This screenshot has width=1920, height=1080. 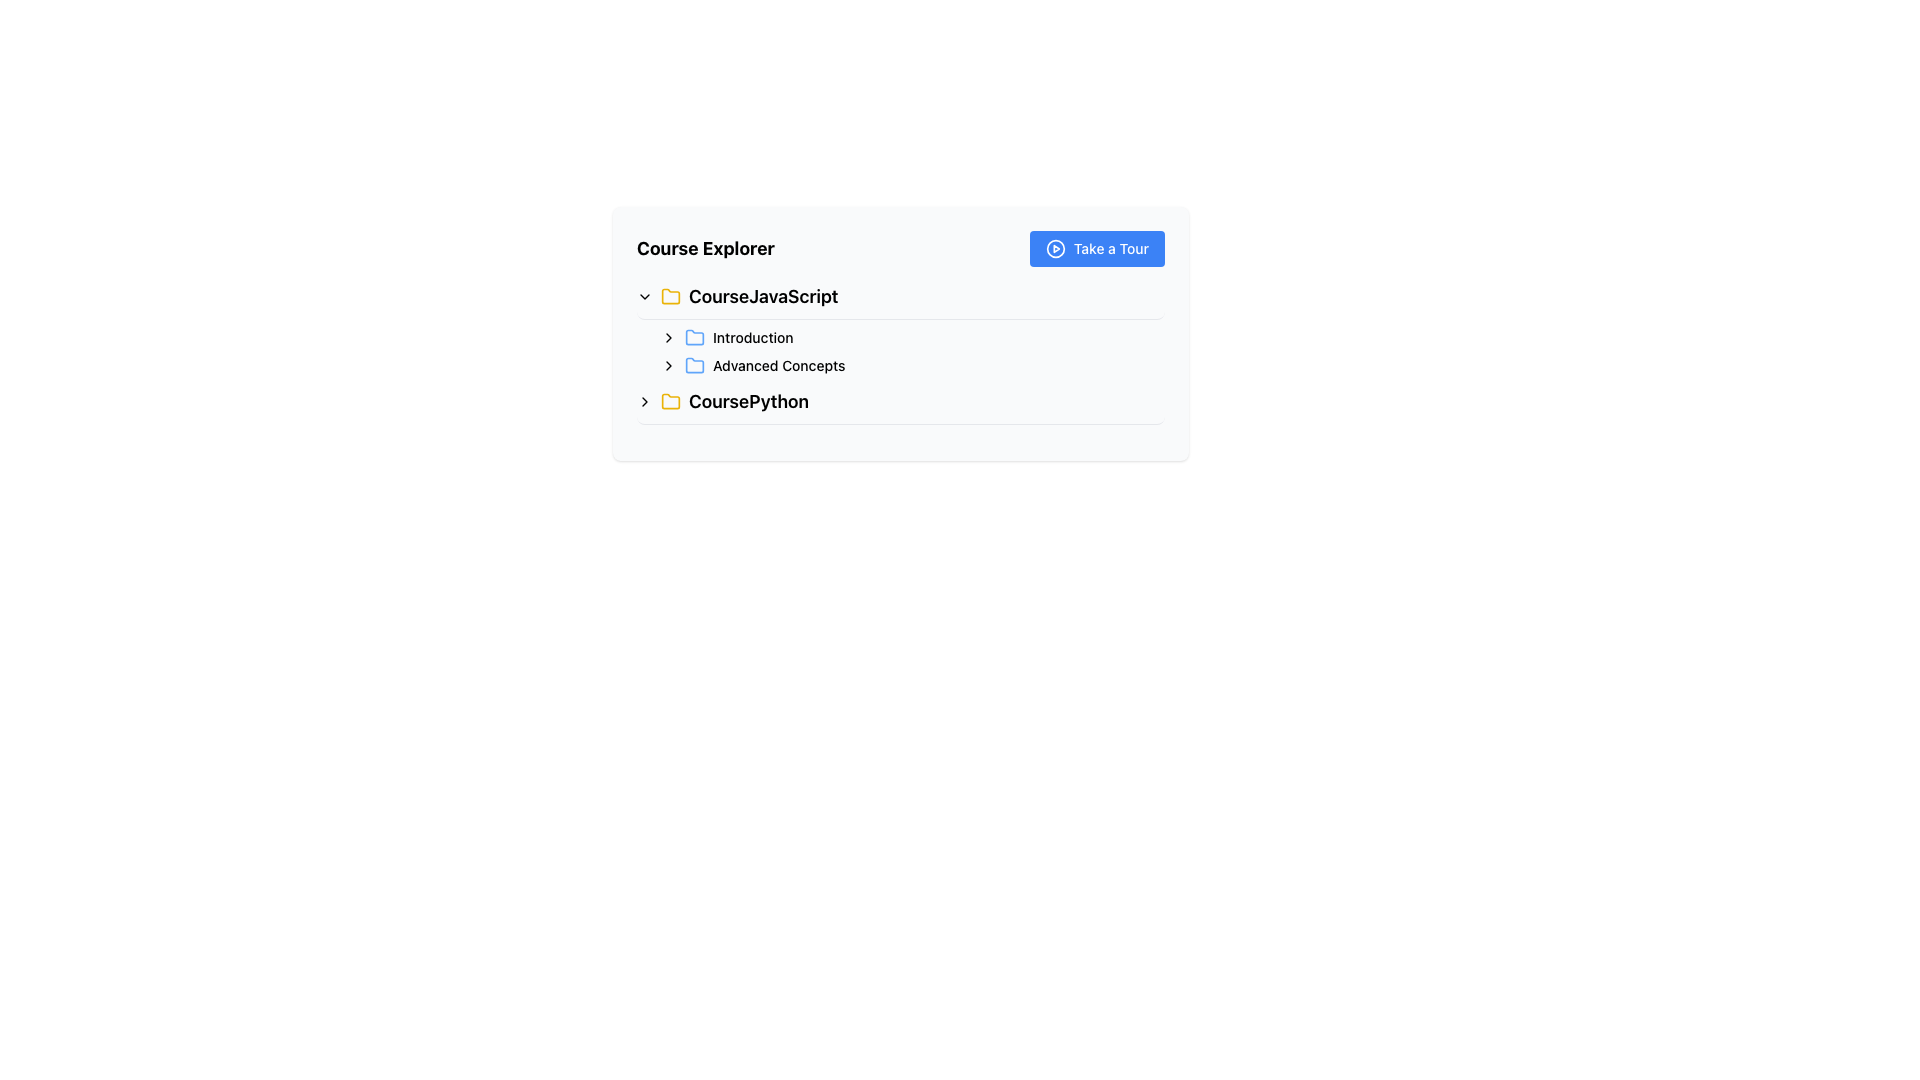 I want to click on the 'Advanced Concepts' navigation link in the 'Course Explorer' sidebar, which is the second item under the 'CourseJavaScript' section, so click(x=911, y=366).